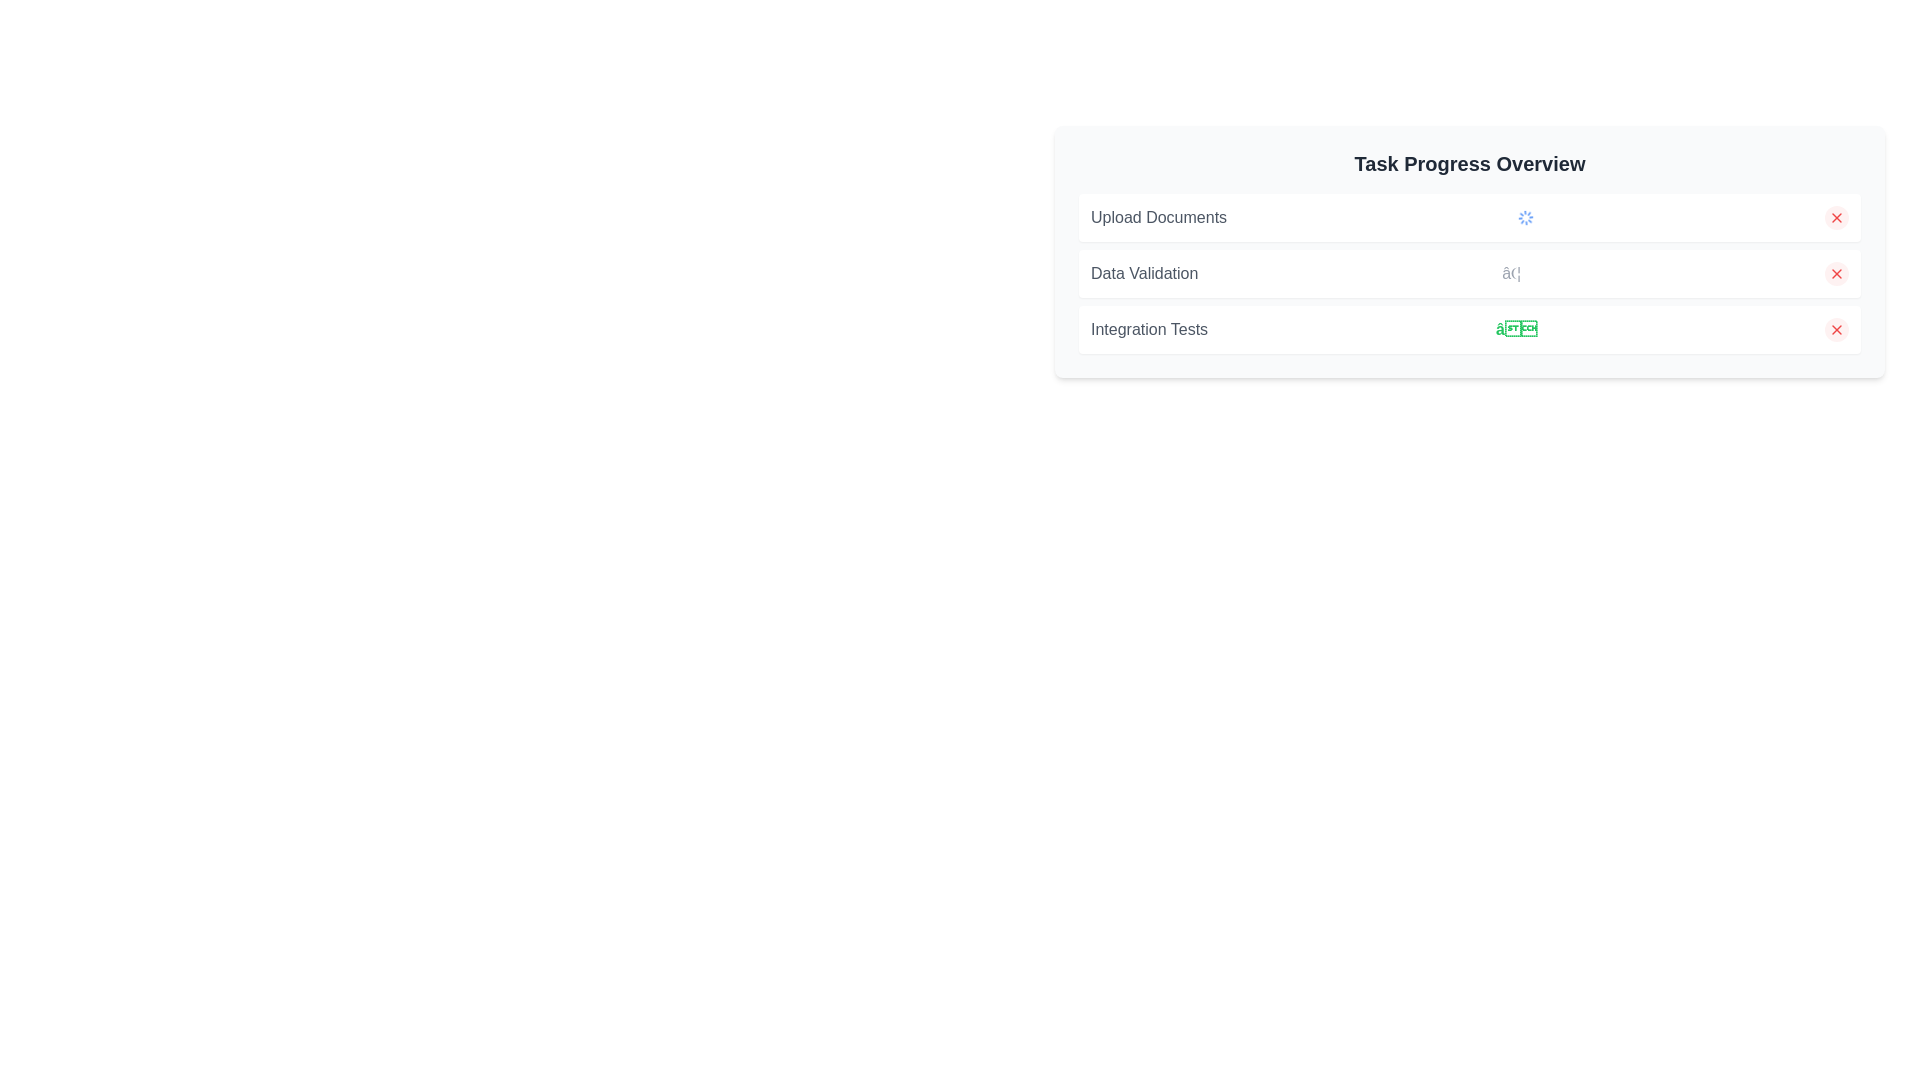 The width and height of the screenshot is (1920, 1080). I want to click on the circular red button with a red cross icon located at the far-right of the 'Upload Documents' section in the 'Task Progress Overview' component, so click(1837, 218).